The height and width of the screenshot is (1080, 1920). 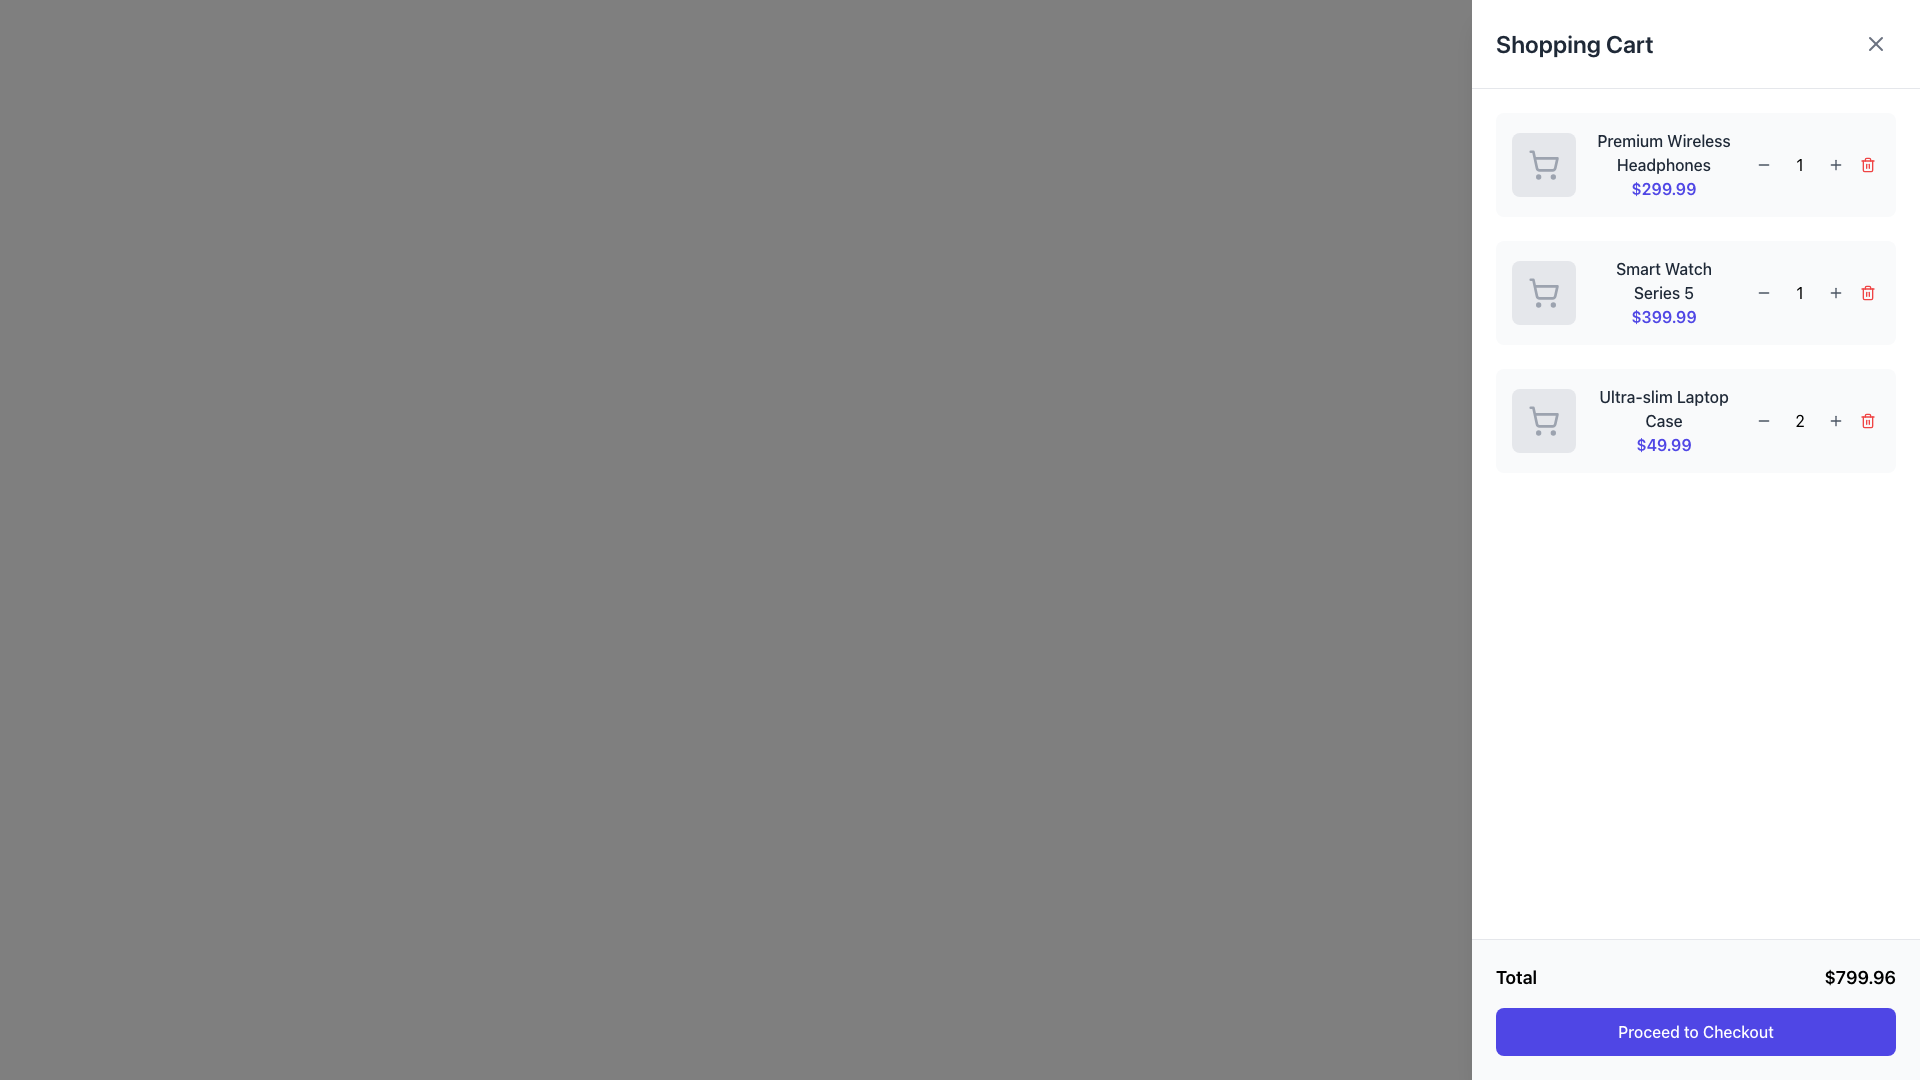 I want to click on the first item description block in the shopping cart interface, which displays the product name and price, located in the right-side panel, so click(x=1664, y=164).